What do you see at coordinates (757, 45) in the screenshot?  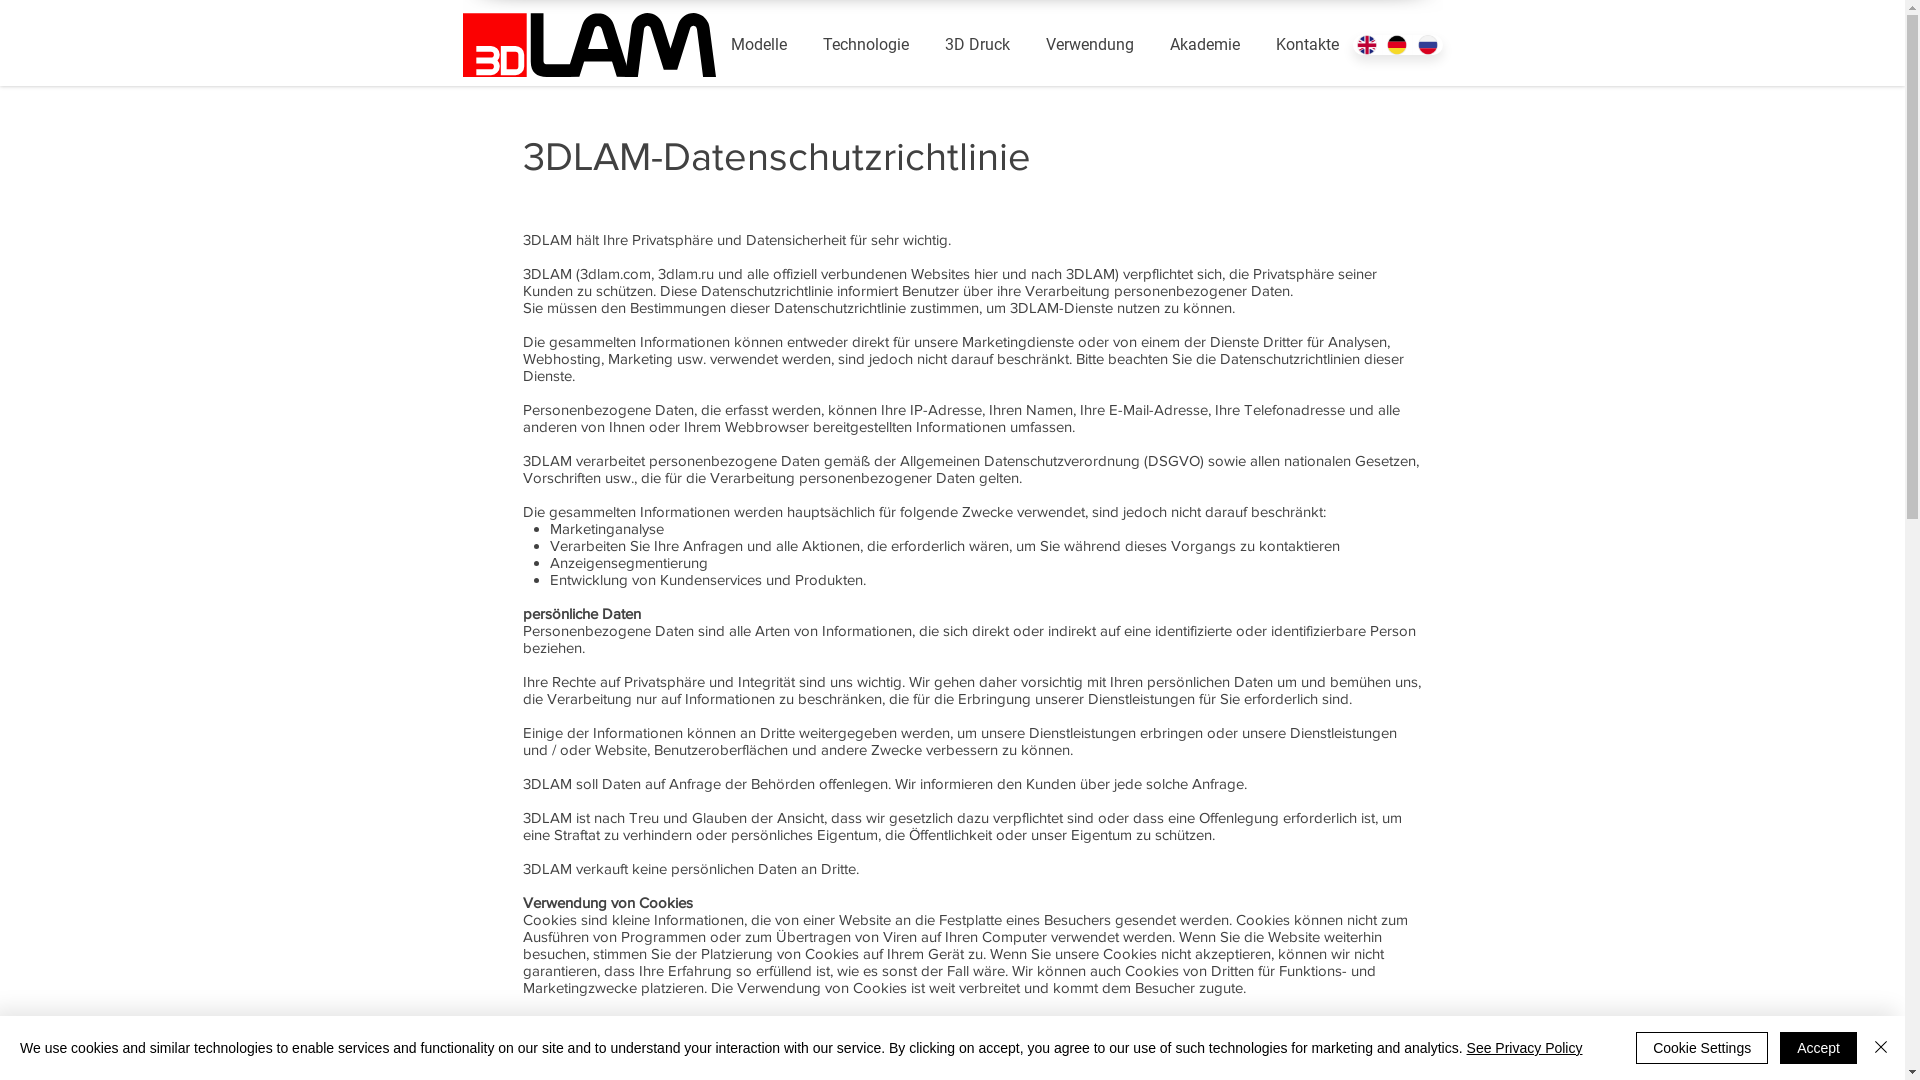 I see `'Modelle'` at bounding box center [757, 45].